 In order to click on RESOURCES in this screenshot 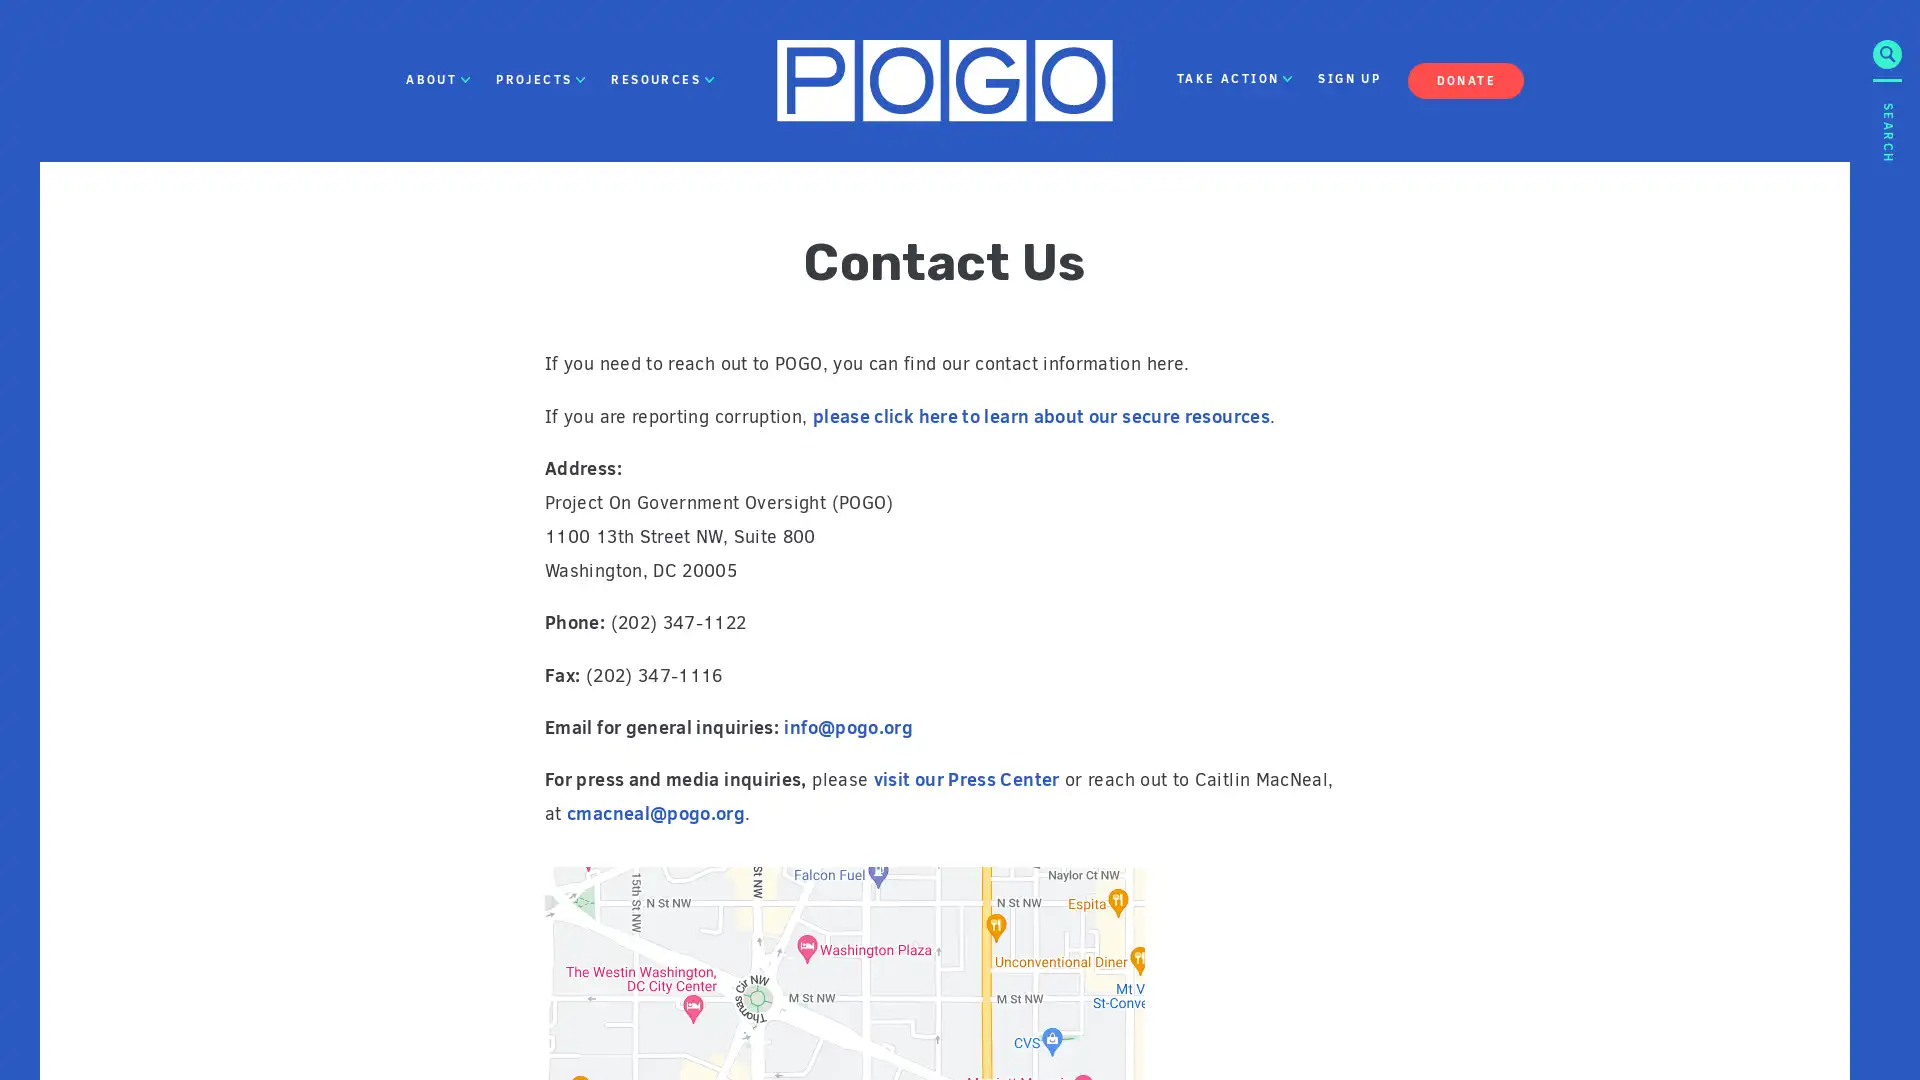, I will do `click(662, 79)`.